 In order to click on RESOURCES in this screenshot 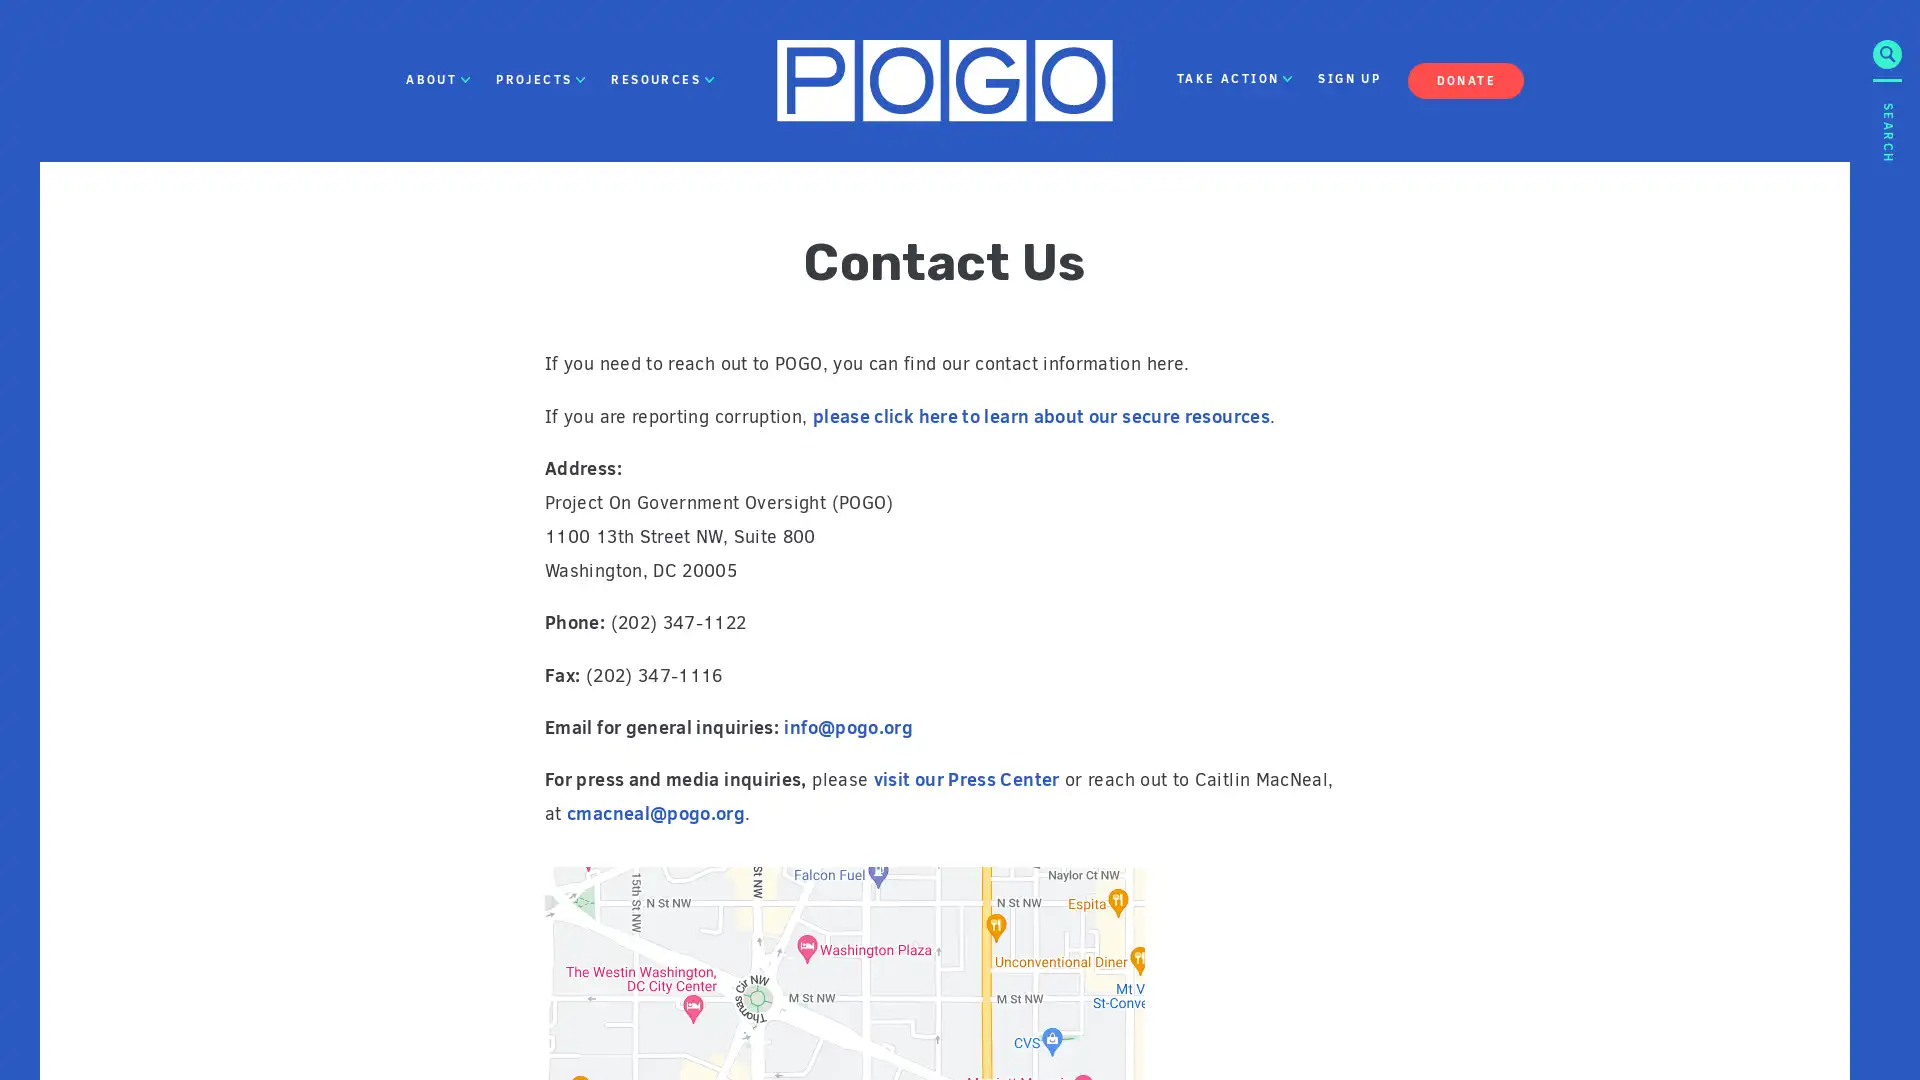, I will do `click(662, 79)`.